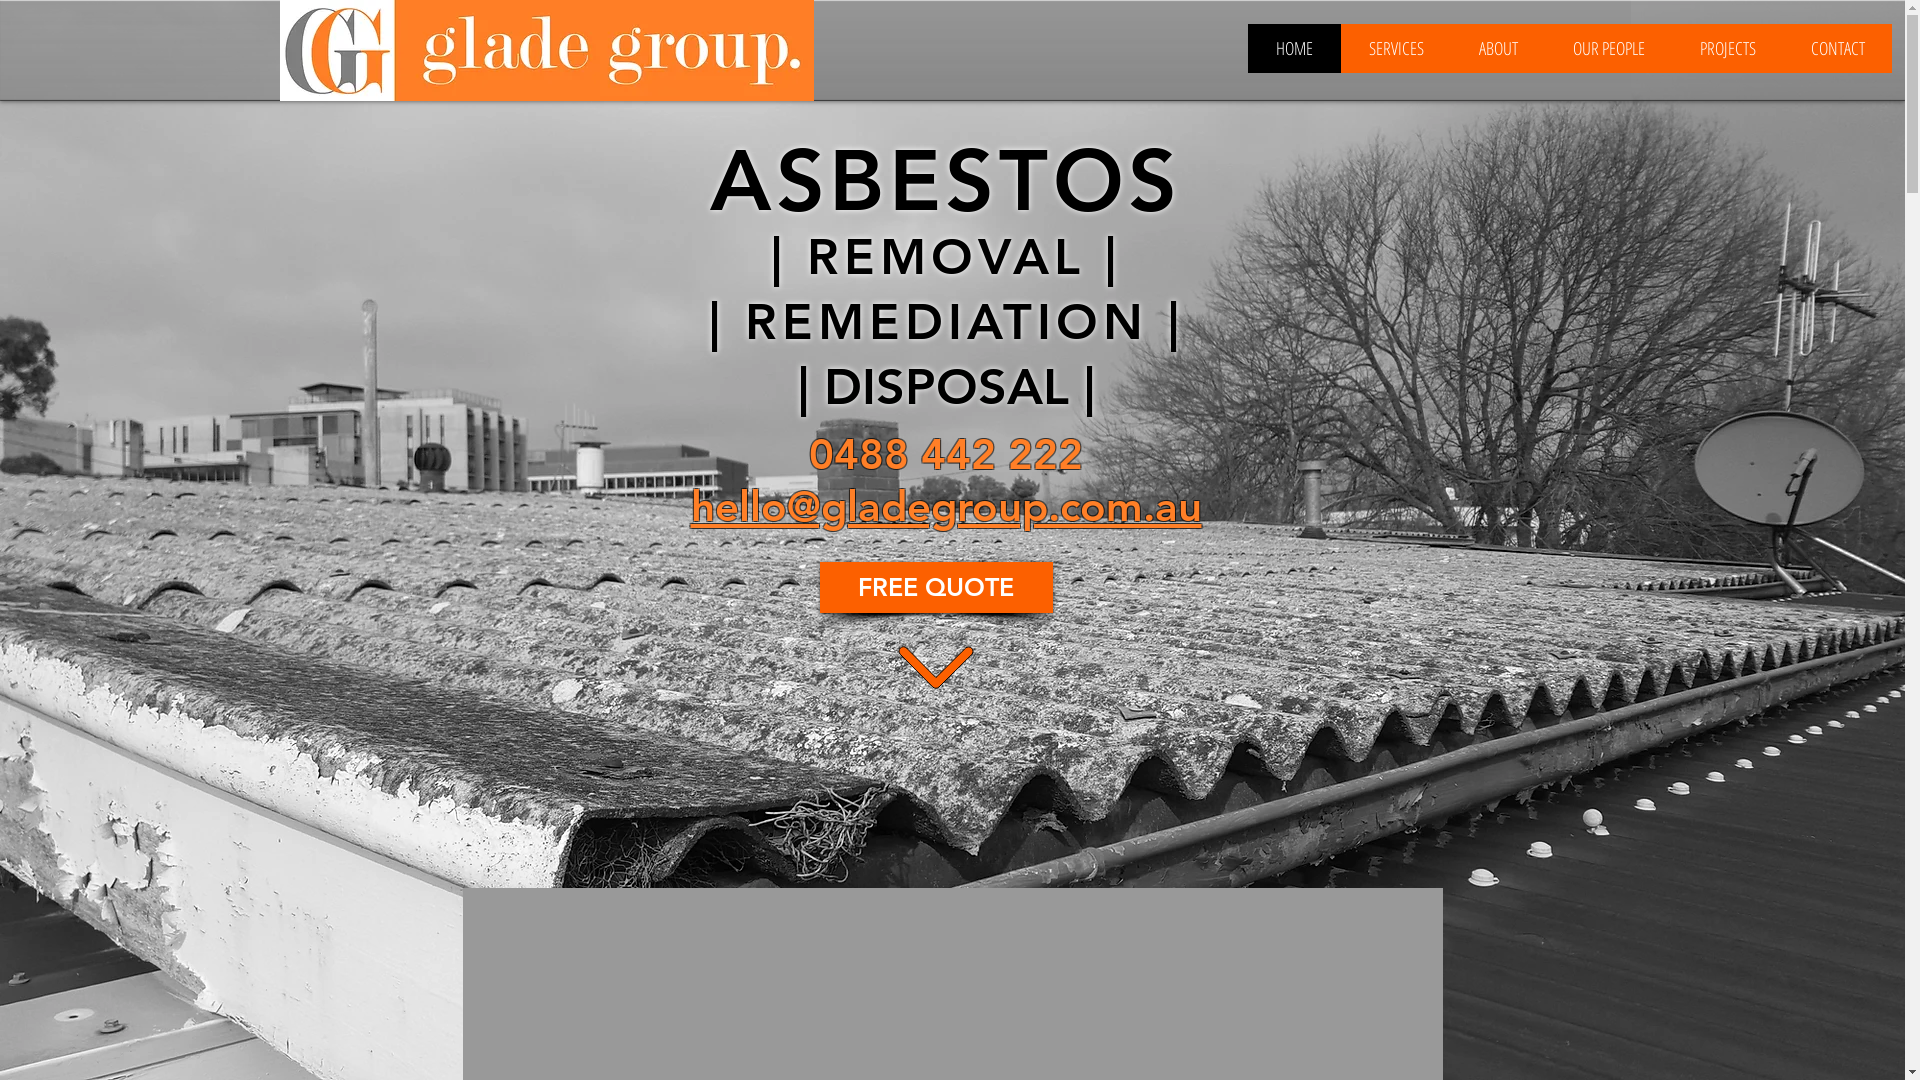 Image resolution: width=1920 pixels, height=1080 pixels. I want to click on 'CONTACT', so click(1782, 47).